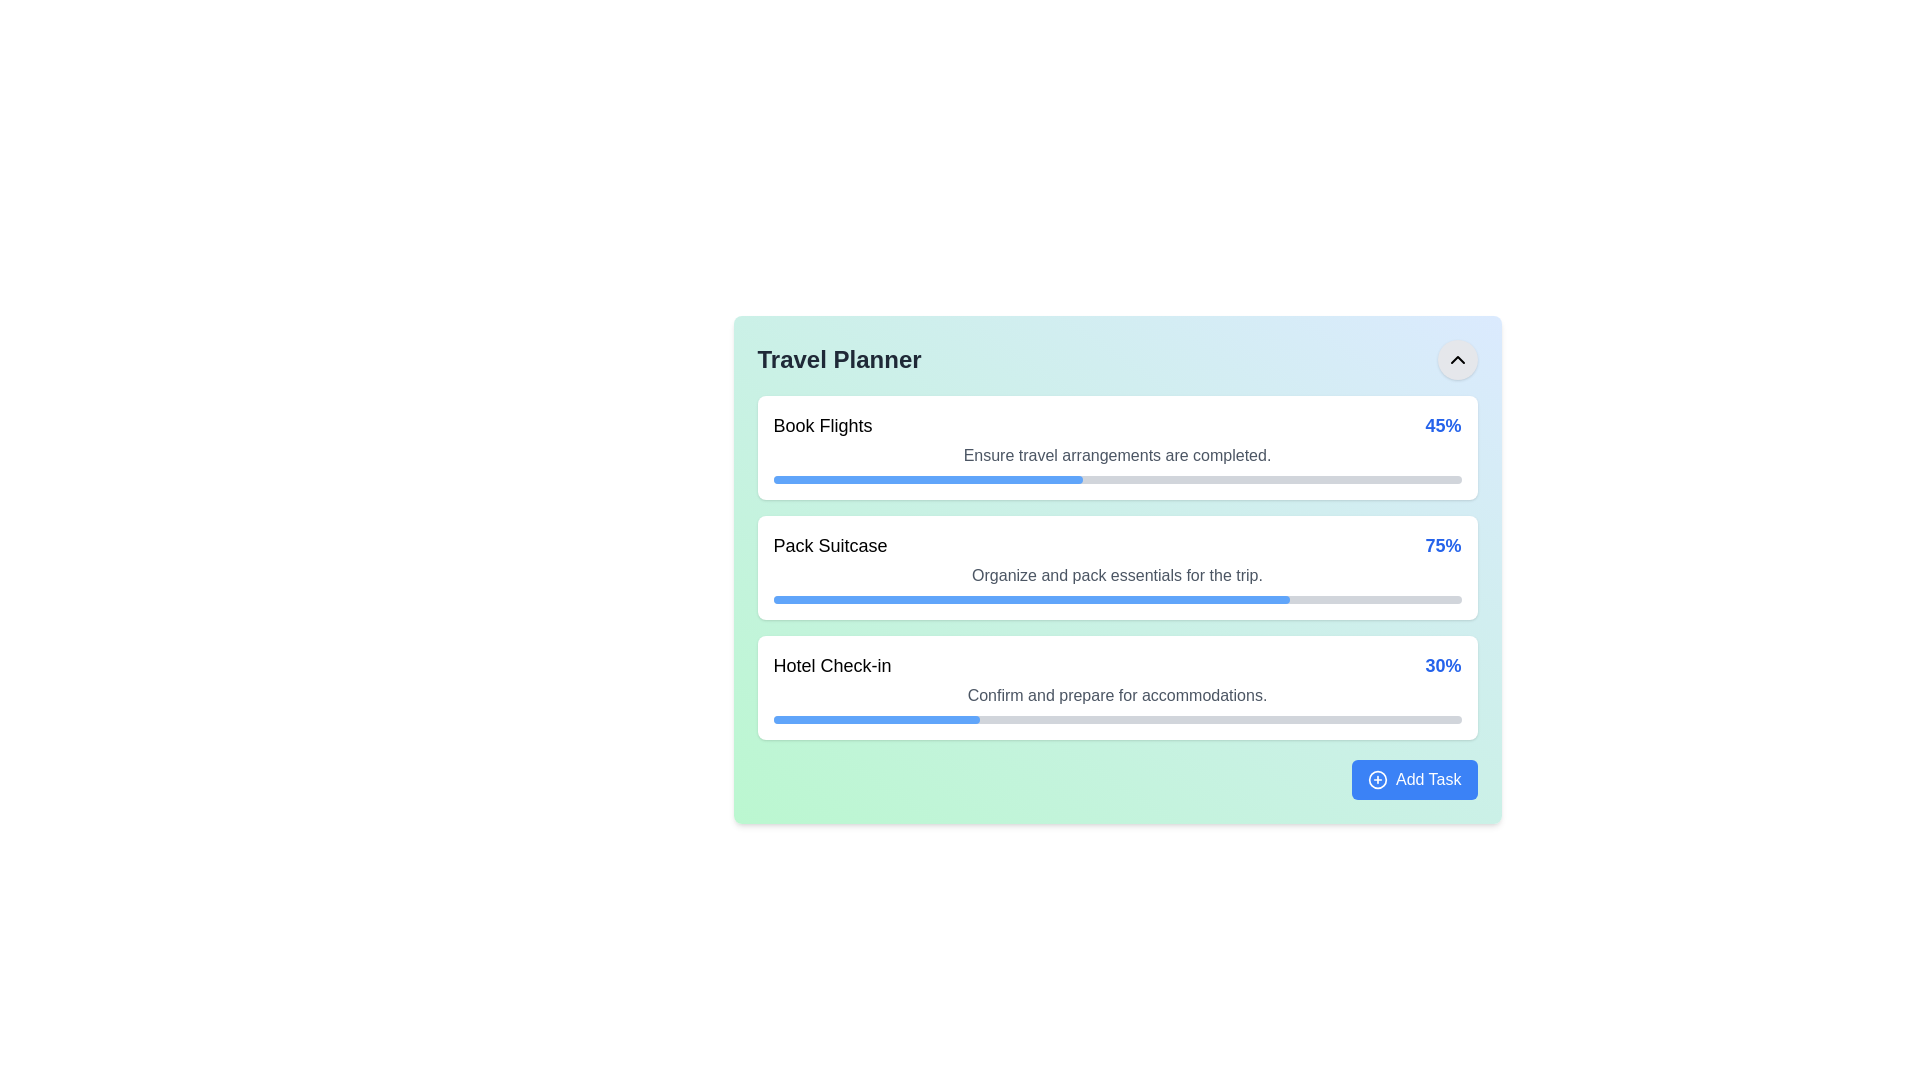 This screenshot has height=1080, width=1920. I want to click on the filled segment of the progress bar indicating 75% completion under the 'Pack Suitcase' section, so click(1031, 599).